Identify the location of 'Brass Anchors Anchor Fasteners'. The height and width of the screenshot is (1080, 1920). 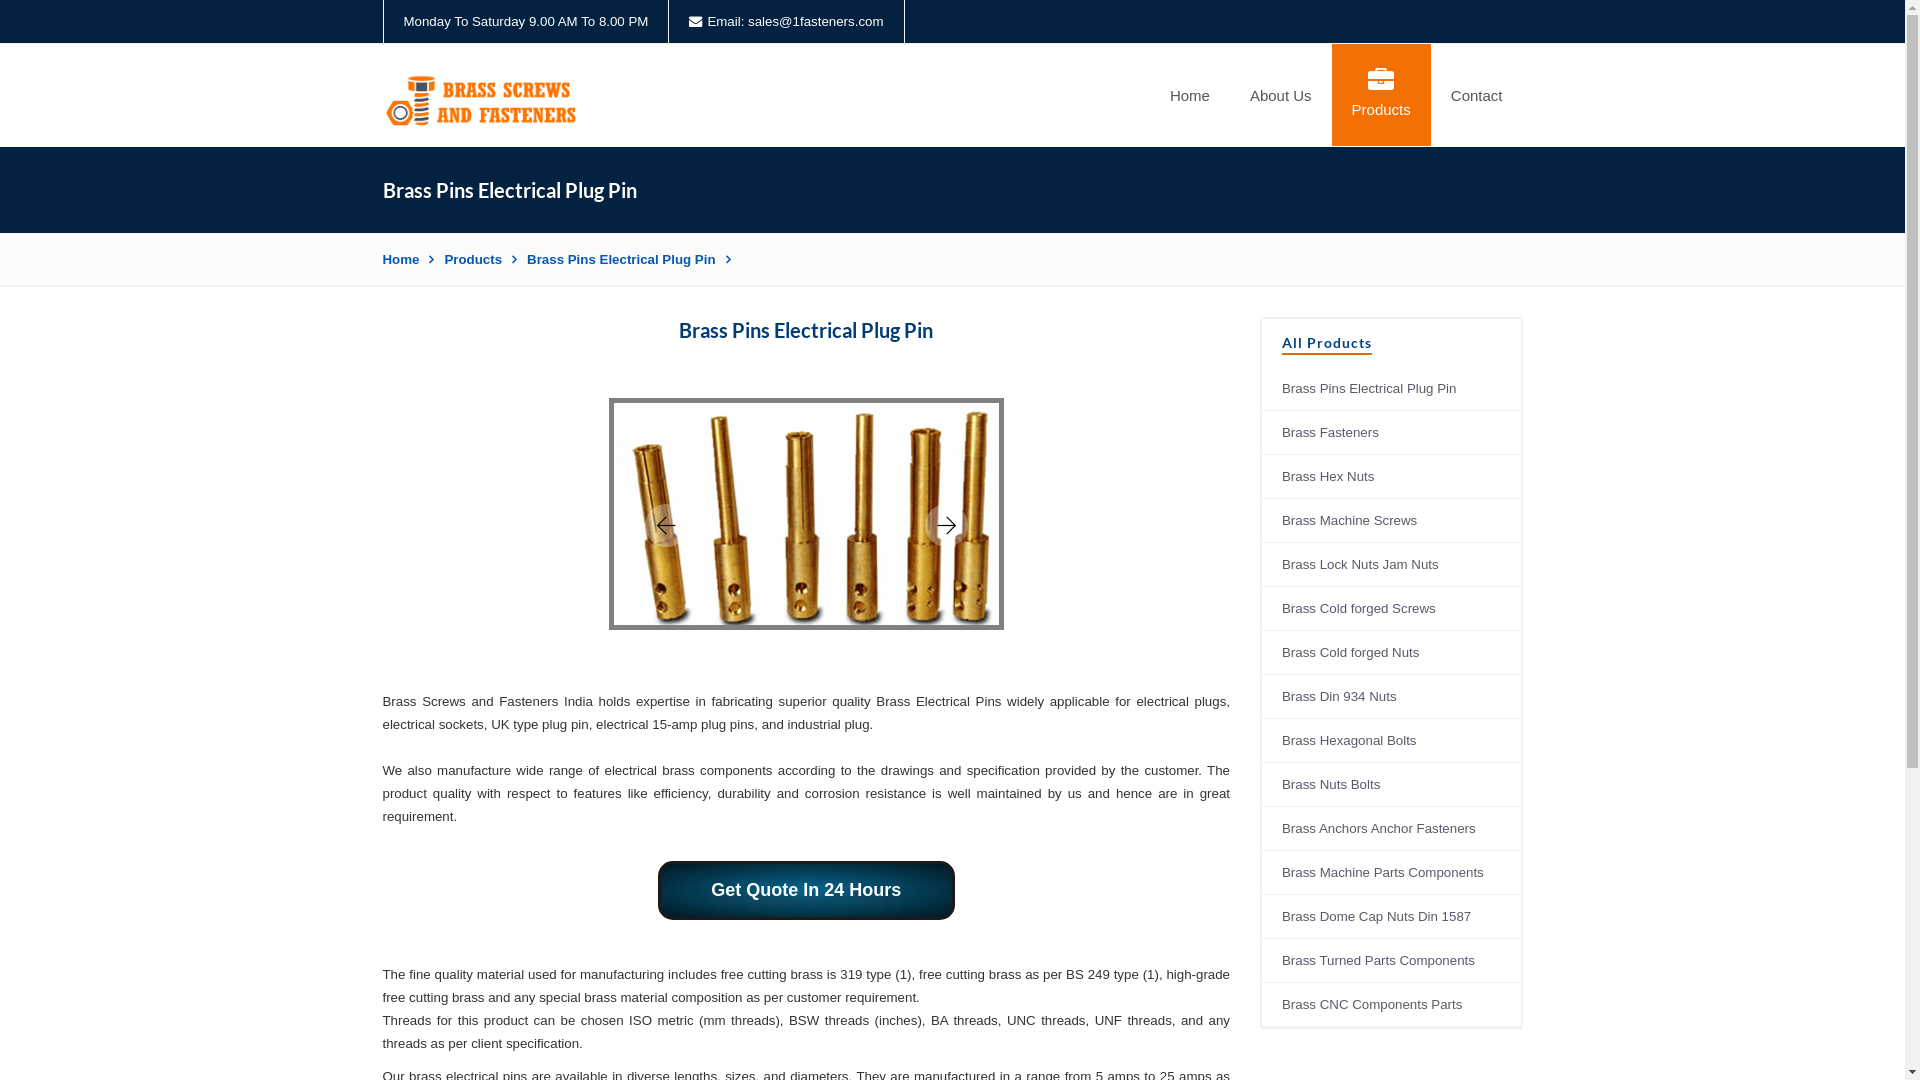
(1390, 829).